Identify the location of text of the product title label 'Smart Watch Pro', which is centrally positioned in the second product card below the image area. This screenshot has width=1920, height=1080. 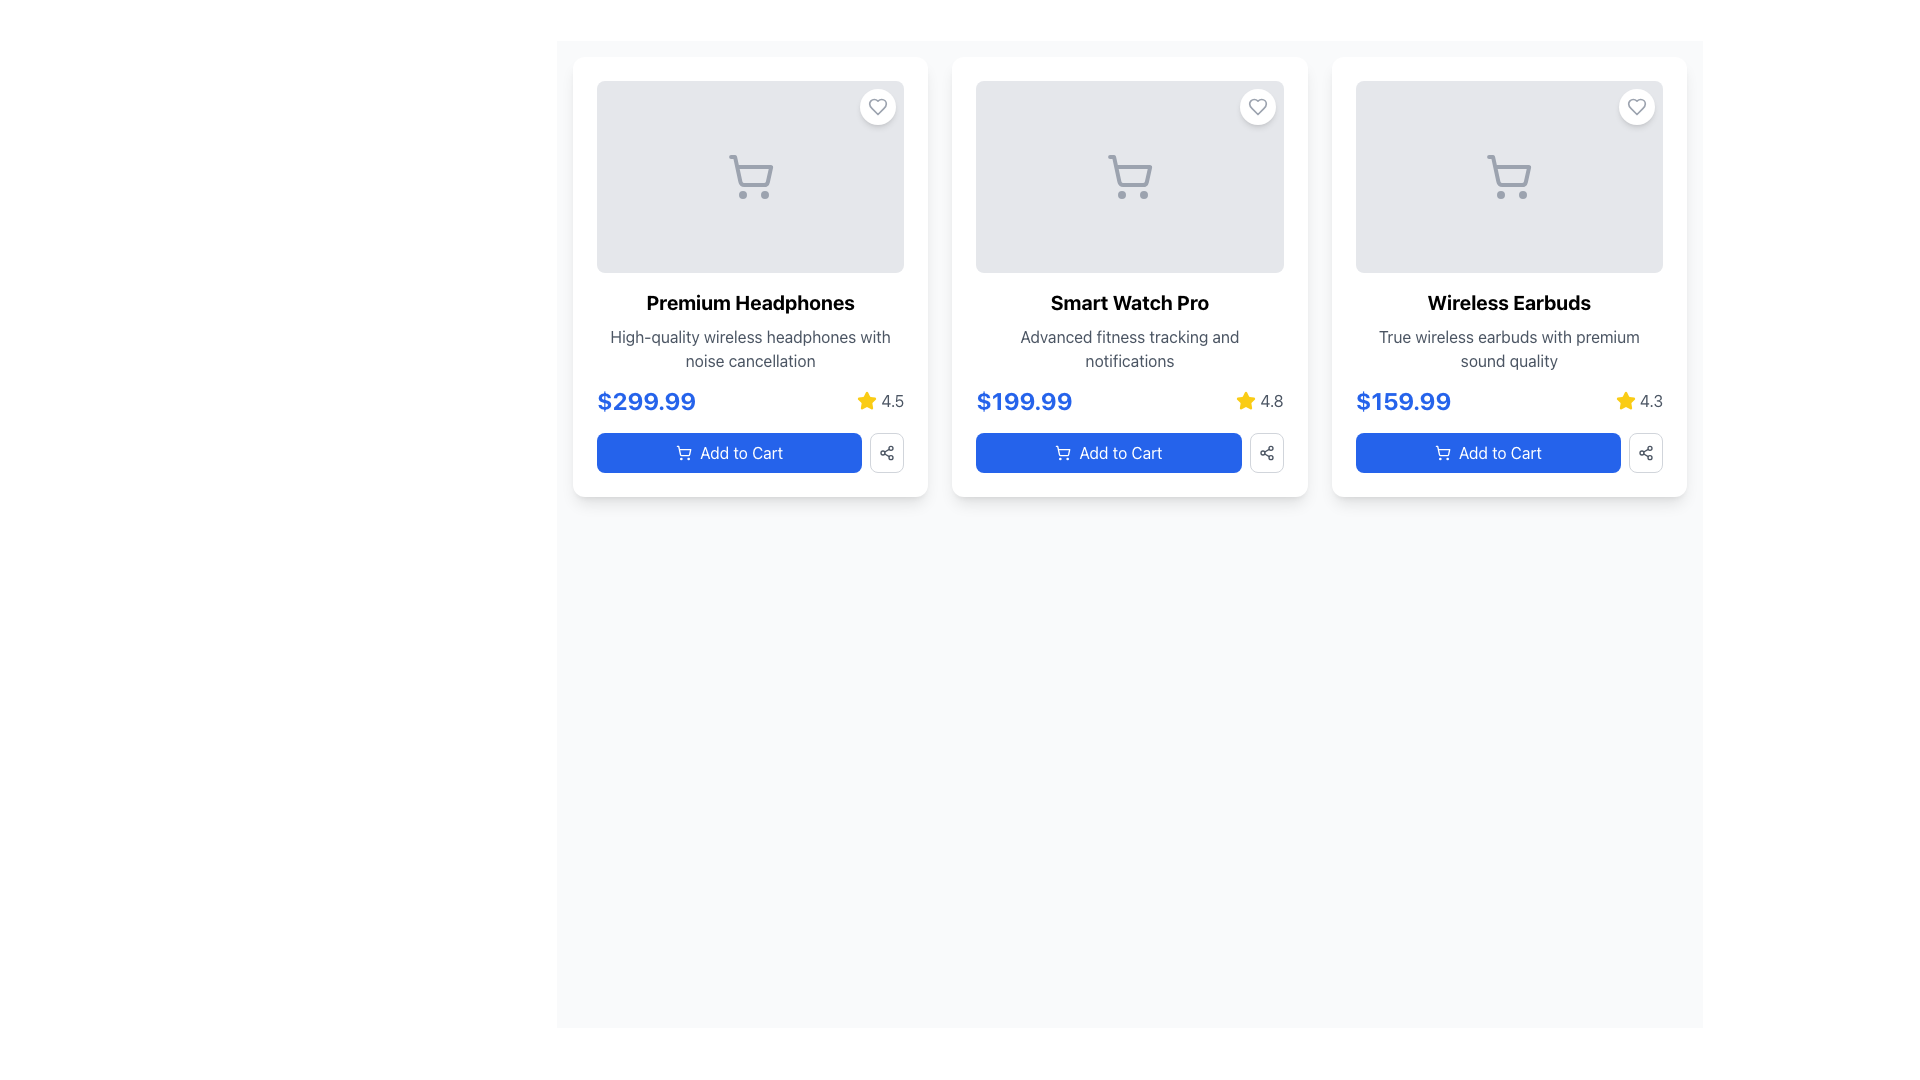
(1129, 303).